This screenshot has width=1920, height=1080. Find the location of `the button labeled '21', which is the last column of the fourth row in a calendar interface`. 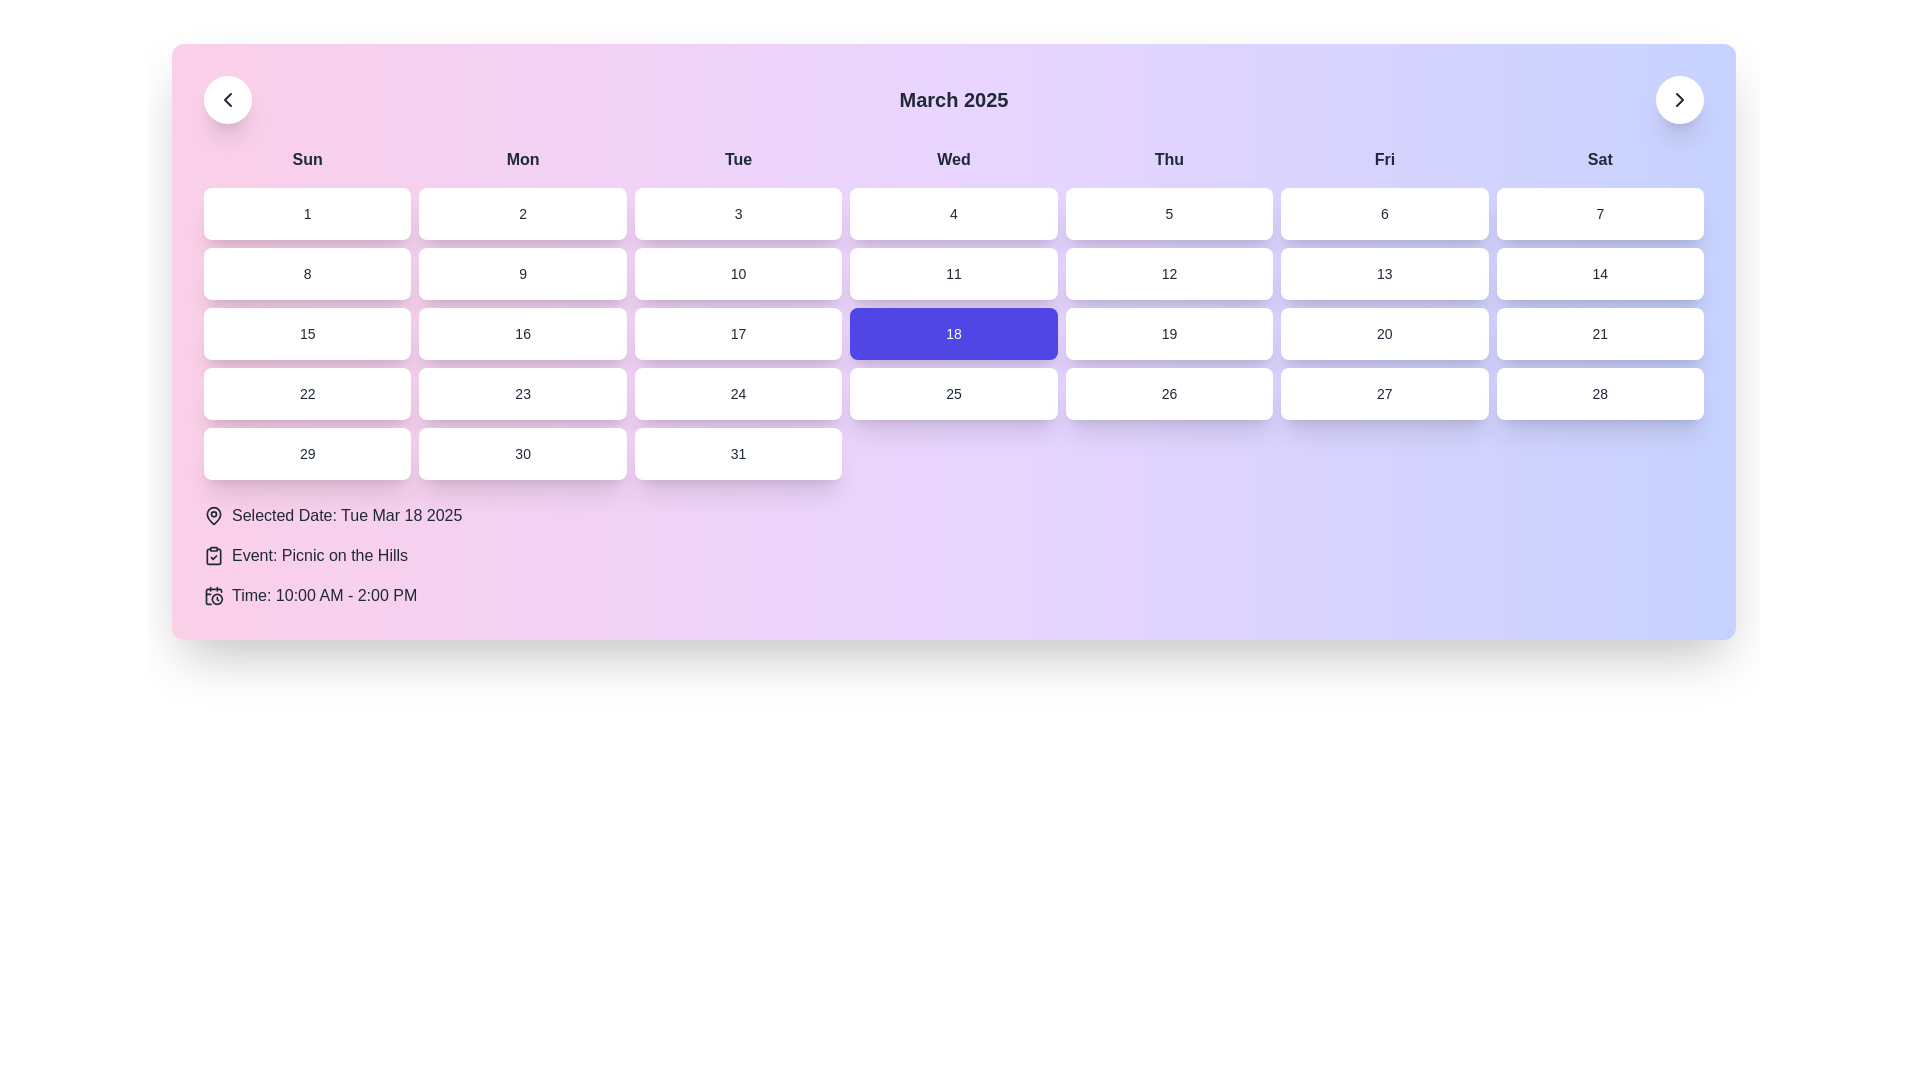

the button labeled '21', which is the last column of the fourth row in a calendar interface is located at coordinates (1598, 333).